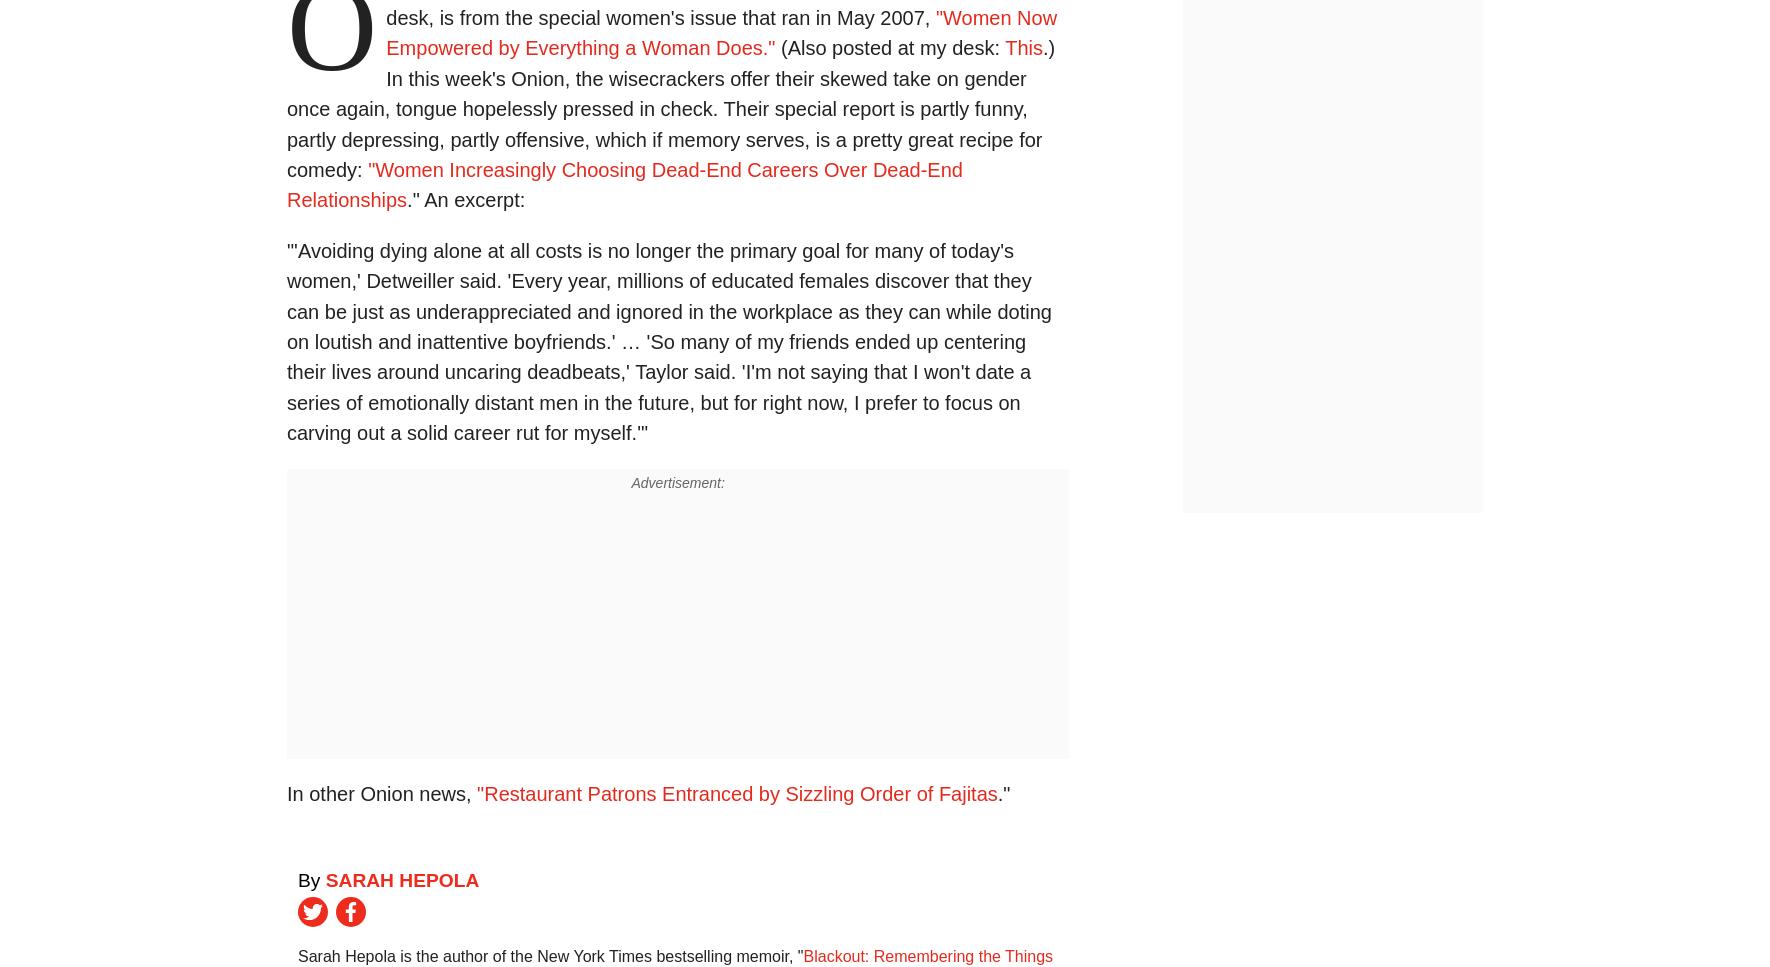 The width and height of the screenshot is (1770, 967). I want to click on 'Sarah Hepola is the author of the New York Times bestselling memoir, "', so click(550, 955).